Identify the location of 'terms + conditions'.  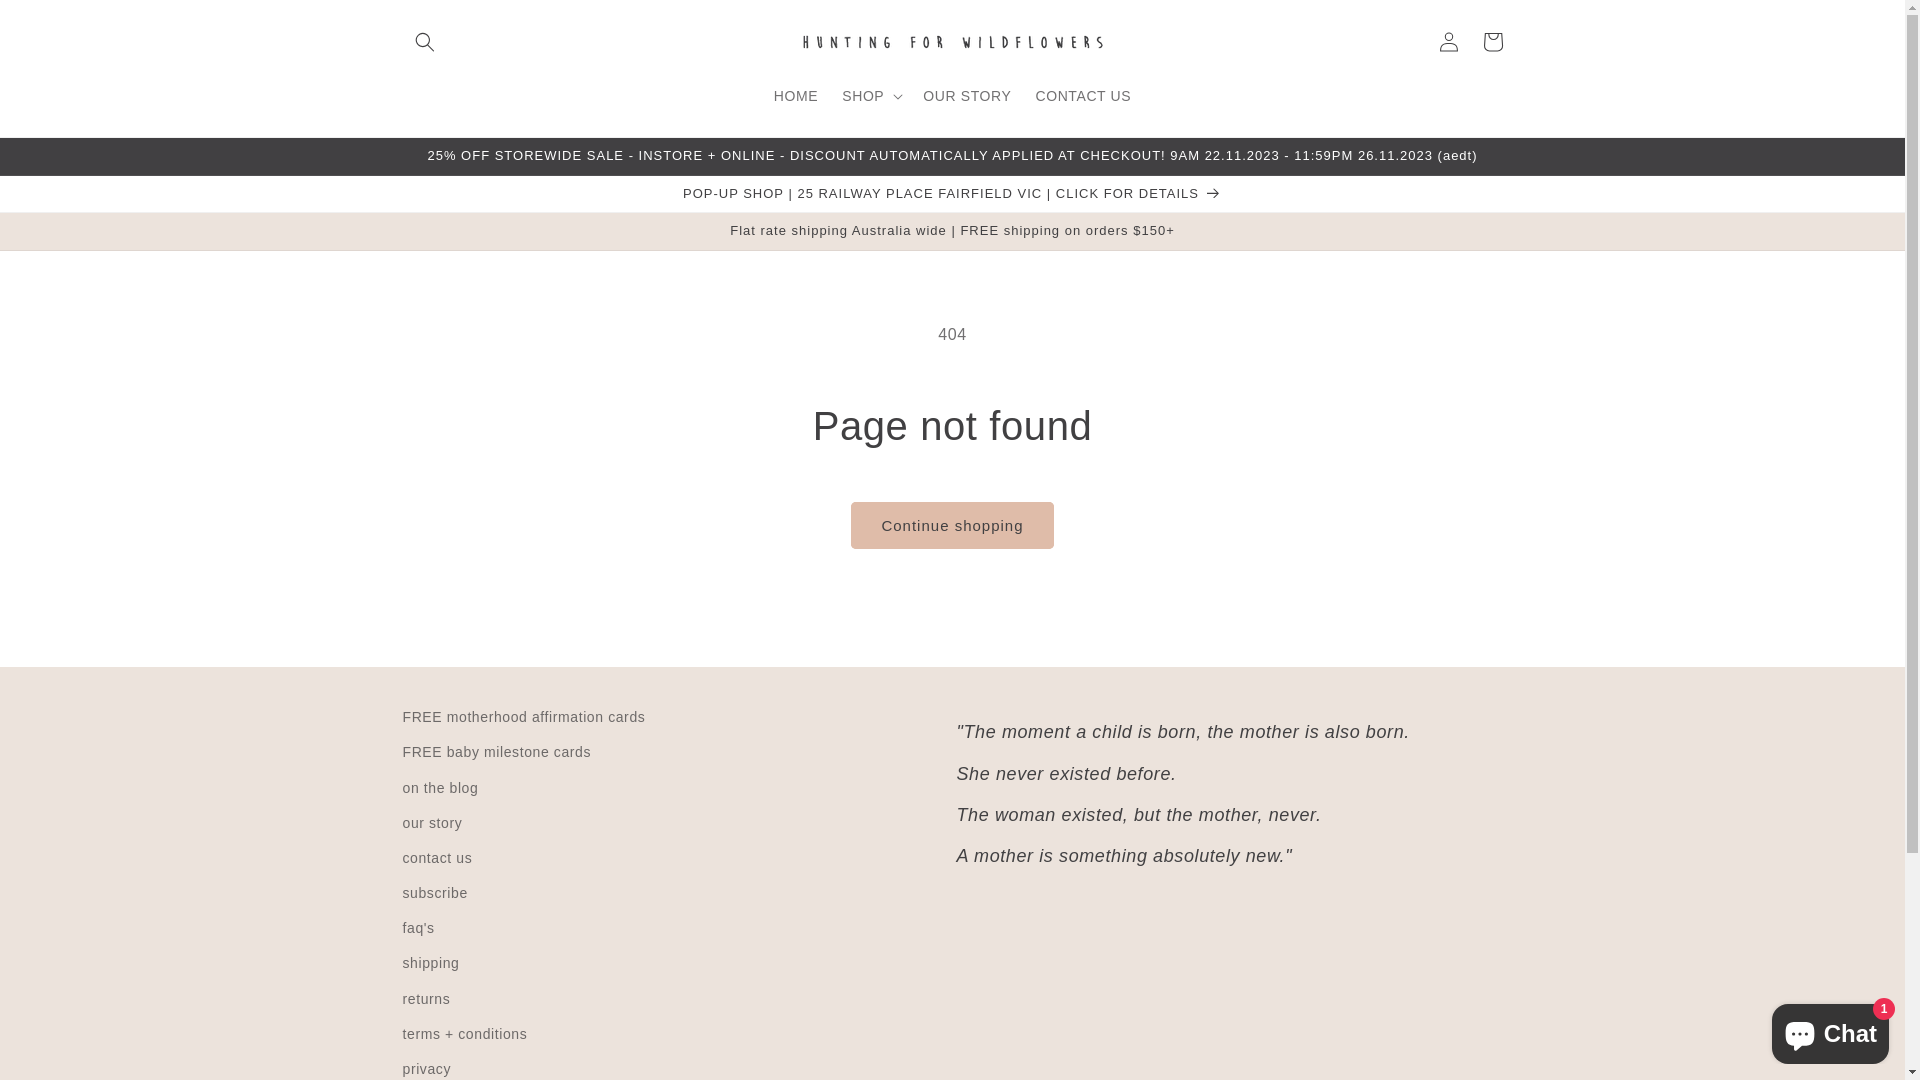
(463, 1034).